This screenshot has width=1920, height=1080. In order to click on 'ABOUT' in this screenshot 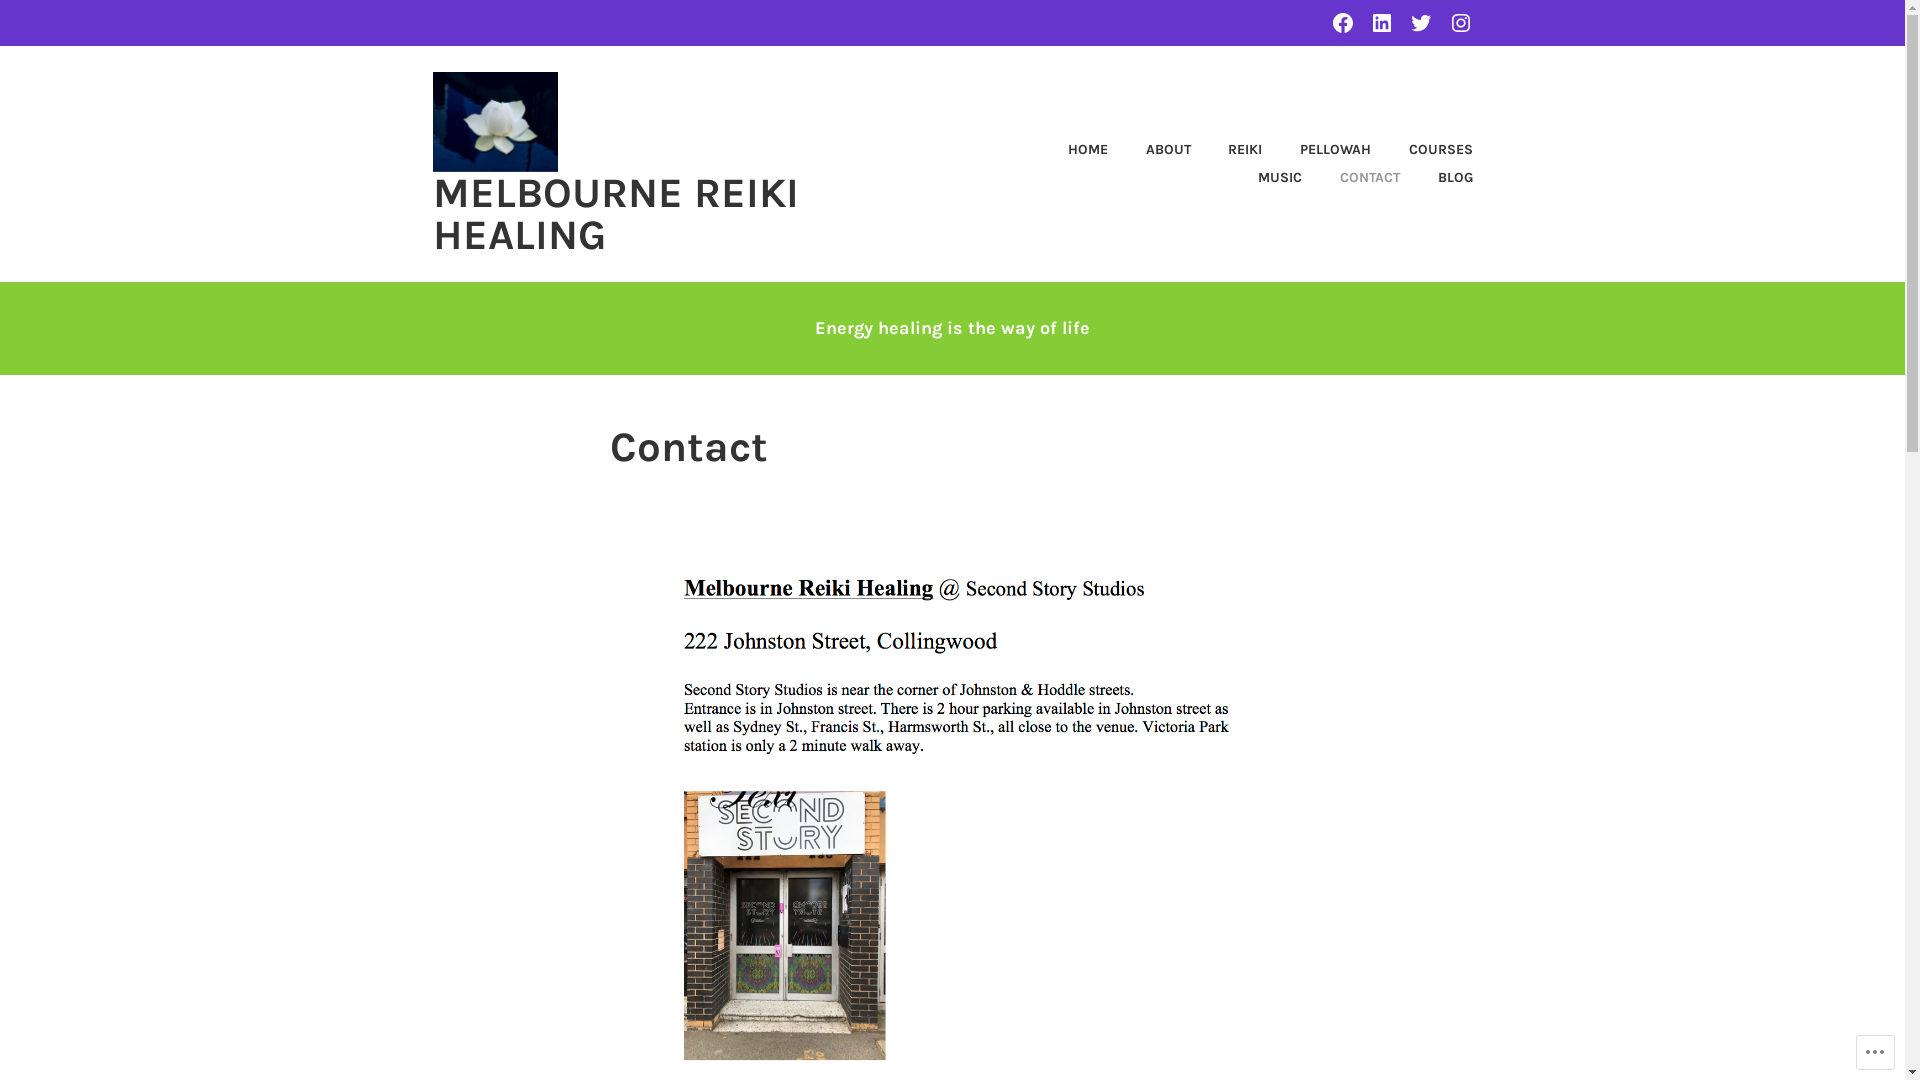, I will do `click(1151, 149)`.